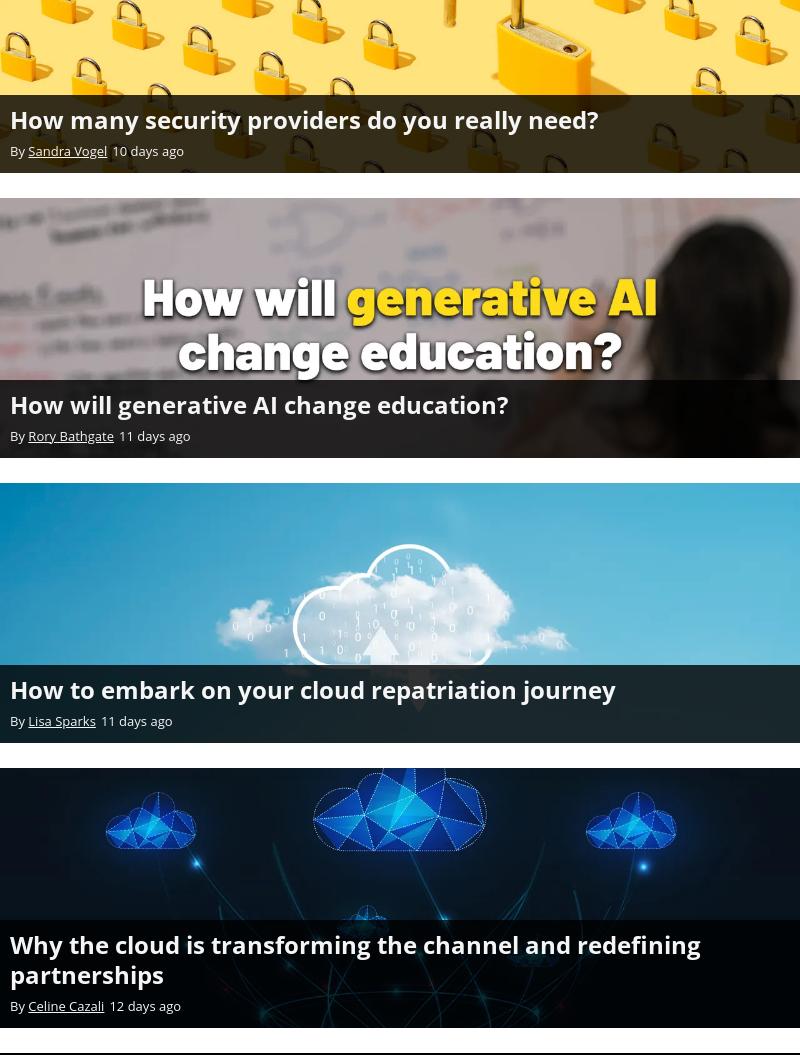  I want to click on 'Why the cloud is transforming the channel and redefining partnerships', so click(355, 958).